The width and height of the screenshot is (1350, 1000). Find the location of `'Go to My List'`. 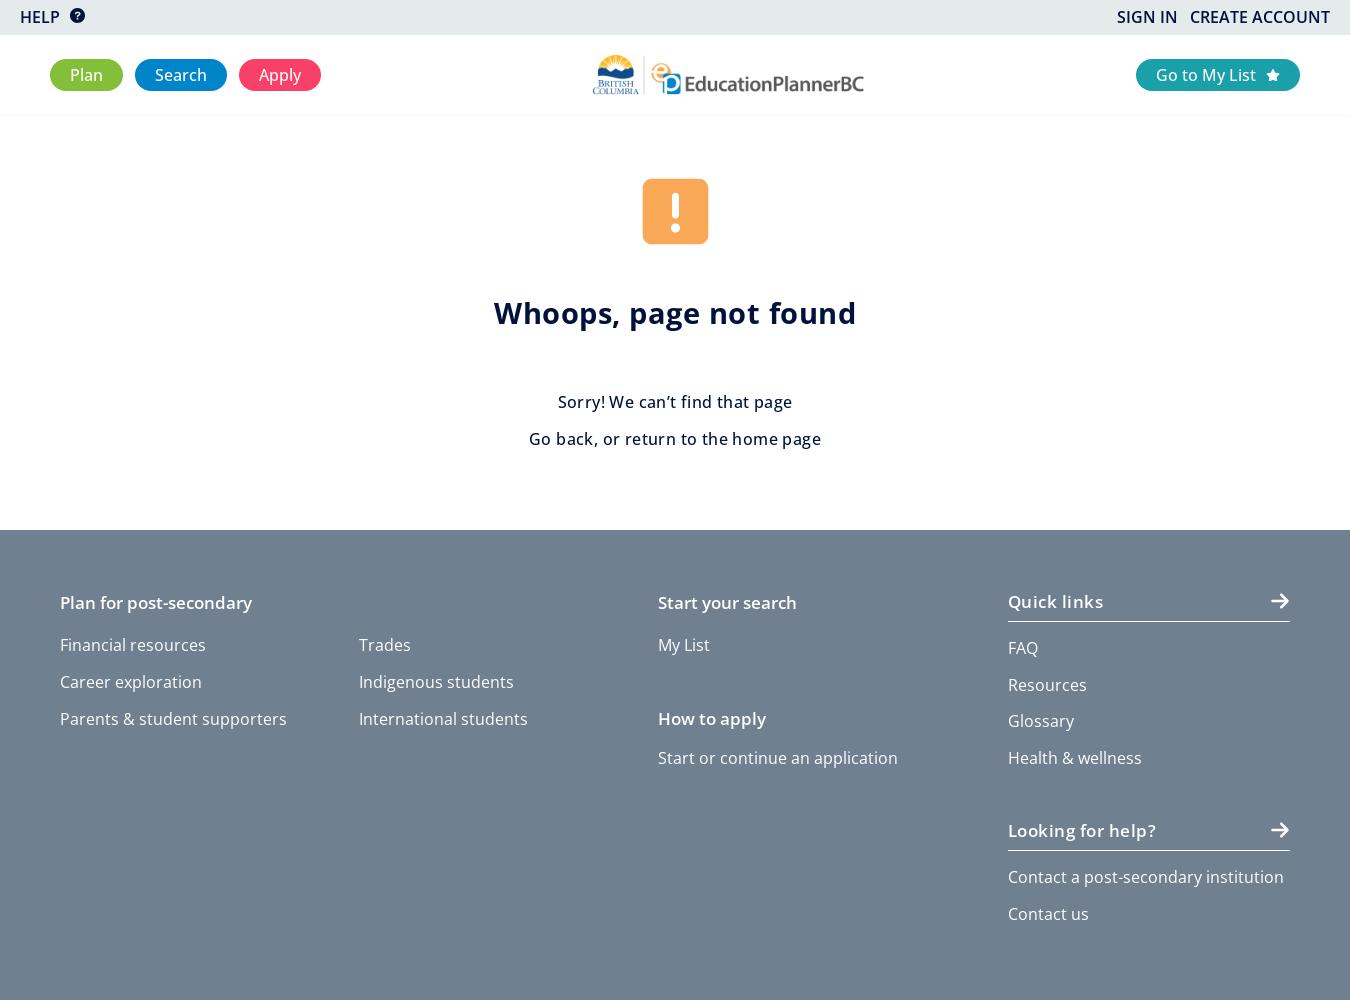

'Go to My List' is located at coordinates (1204, 73).